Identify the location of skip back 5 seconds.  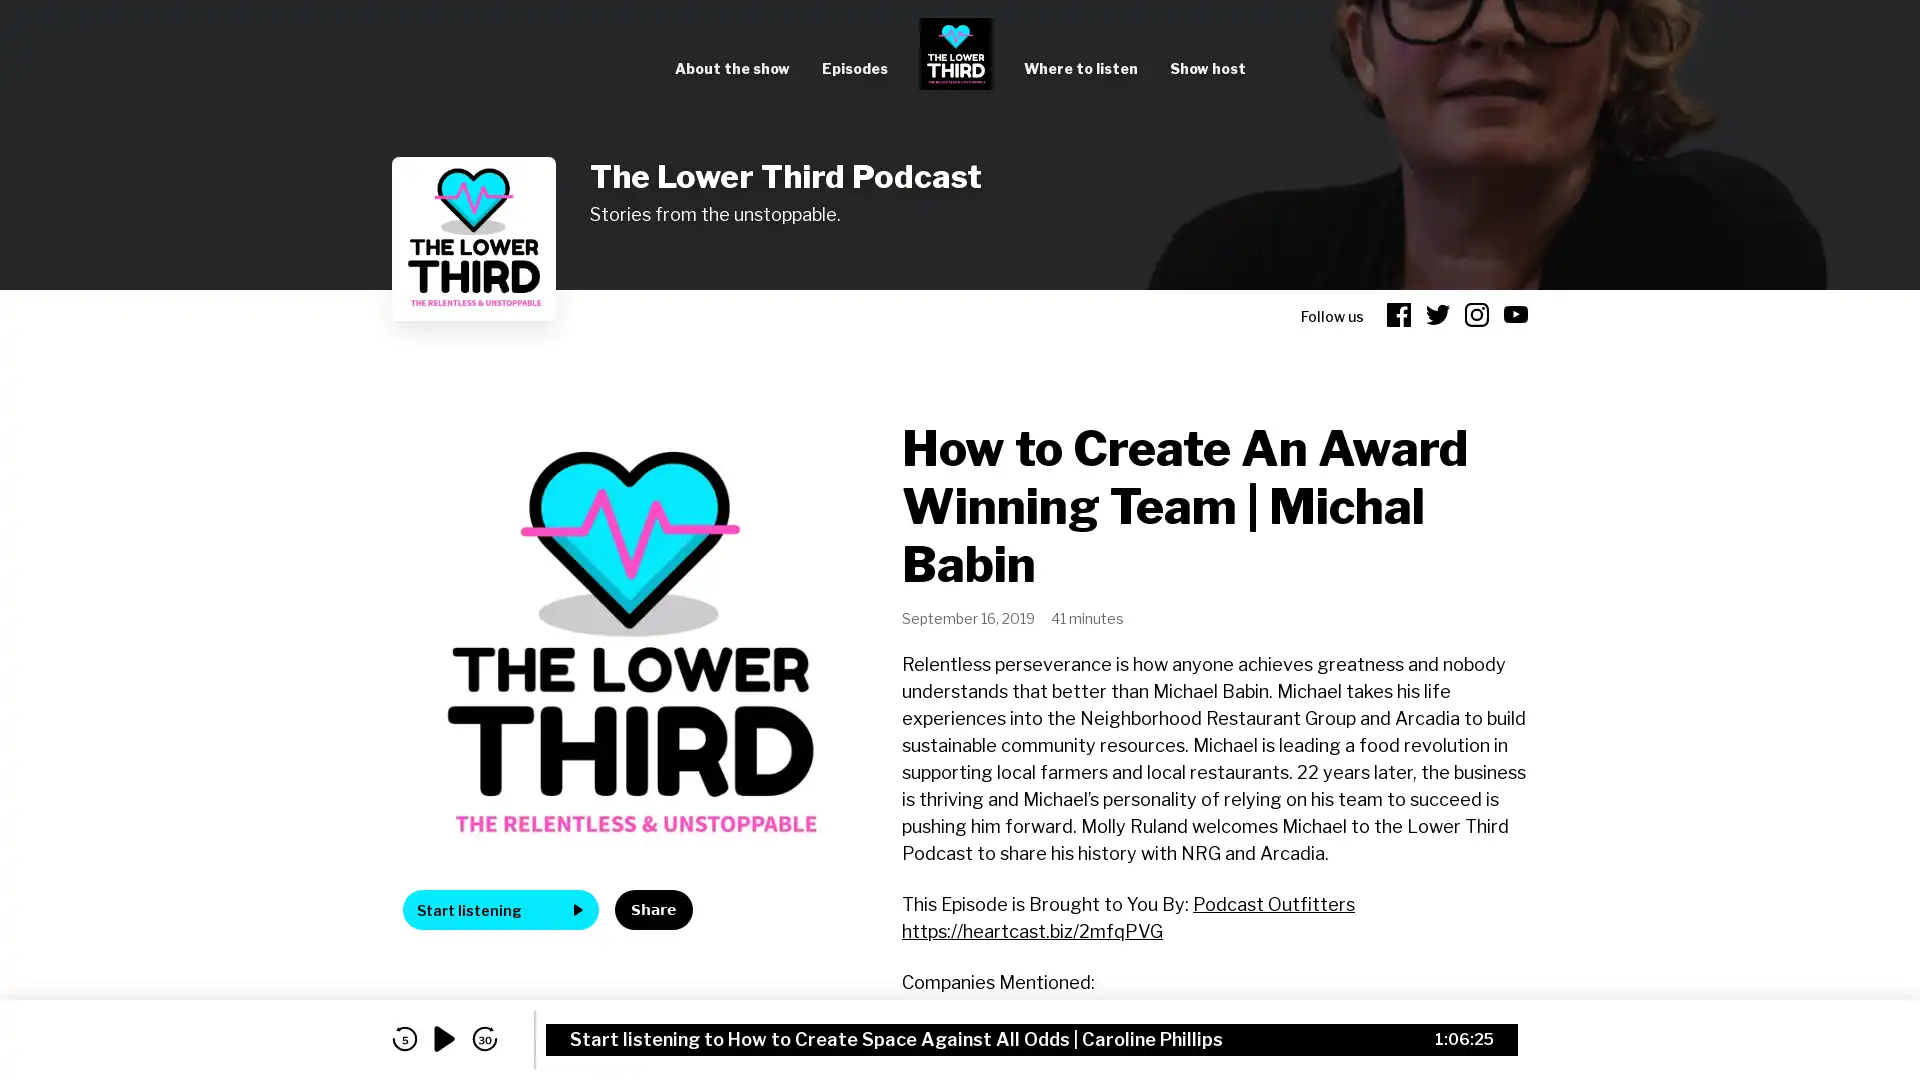
(403, 1038).